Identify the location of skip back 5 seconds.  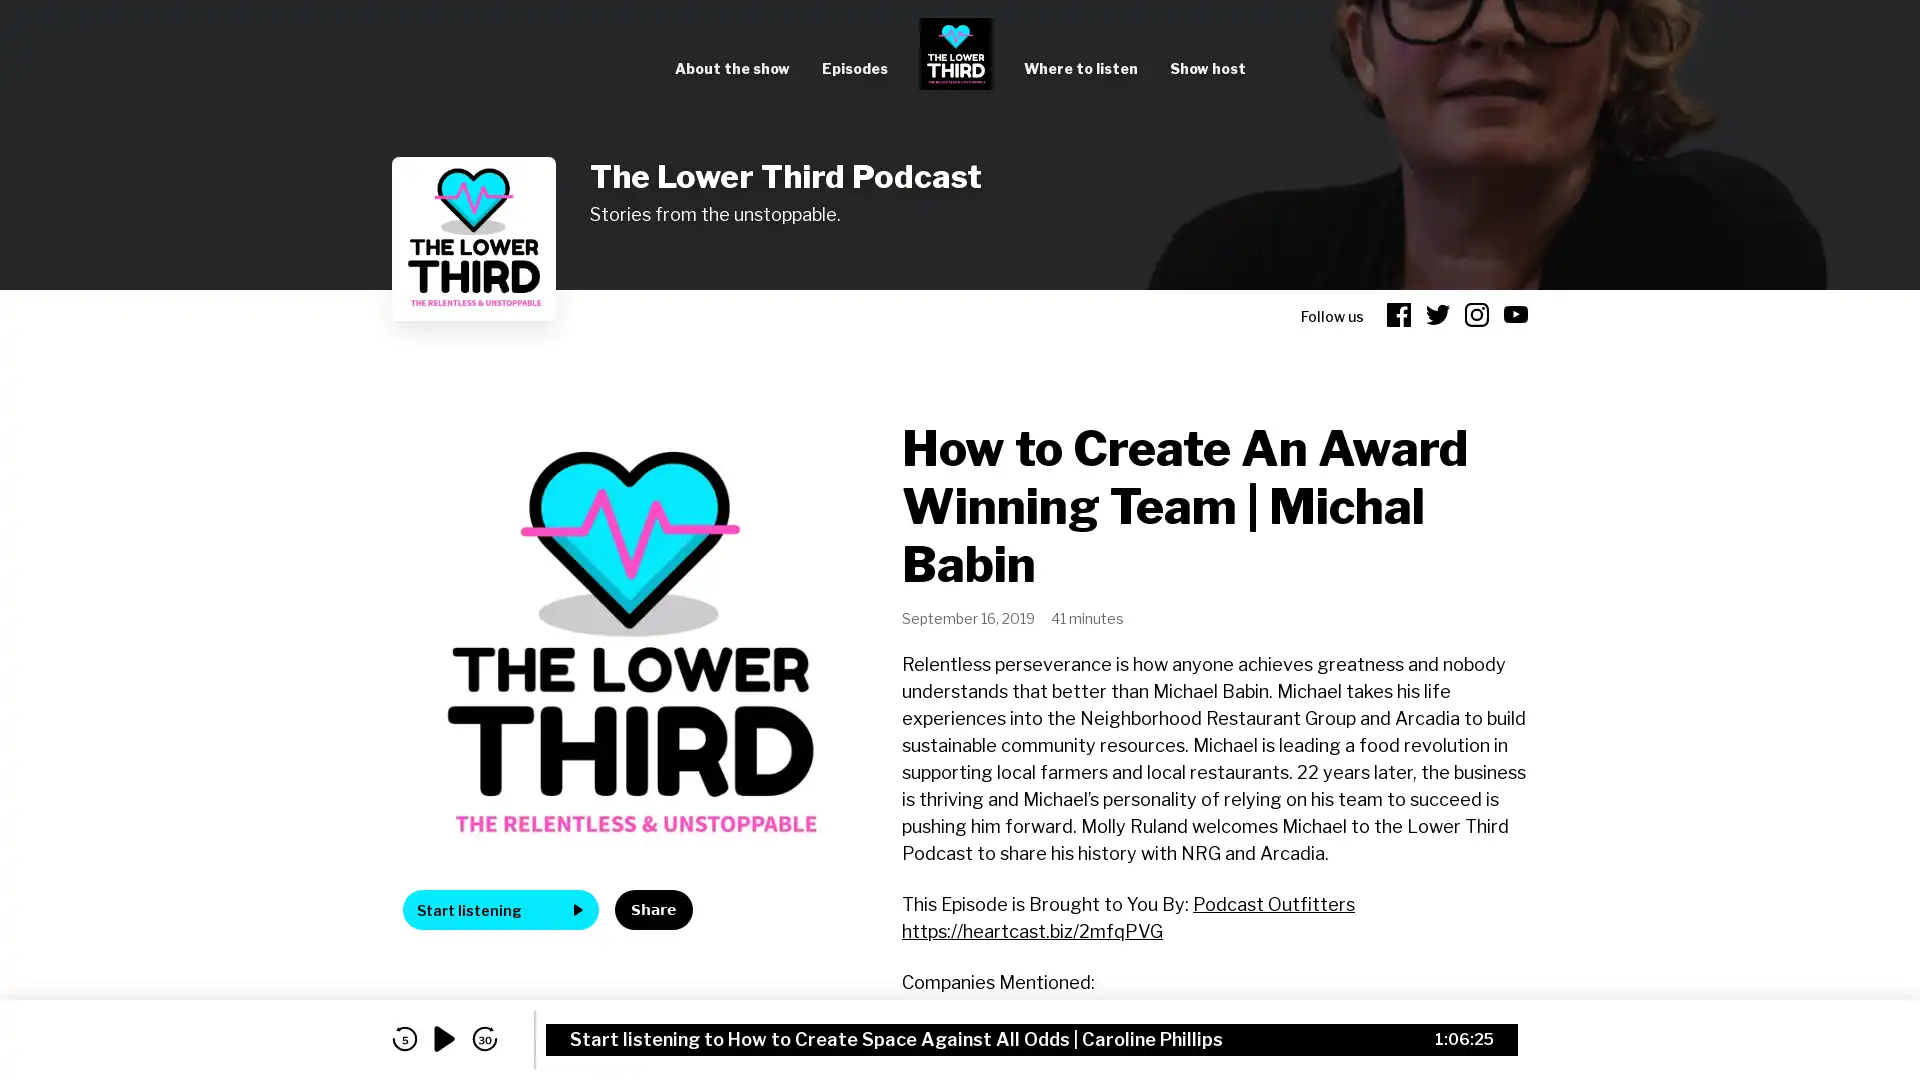
(403, 1038).